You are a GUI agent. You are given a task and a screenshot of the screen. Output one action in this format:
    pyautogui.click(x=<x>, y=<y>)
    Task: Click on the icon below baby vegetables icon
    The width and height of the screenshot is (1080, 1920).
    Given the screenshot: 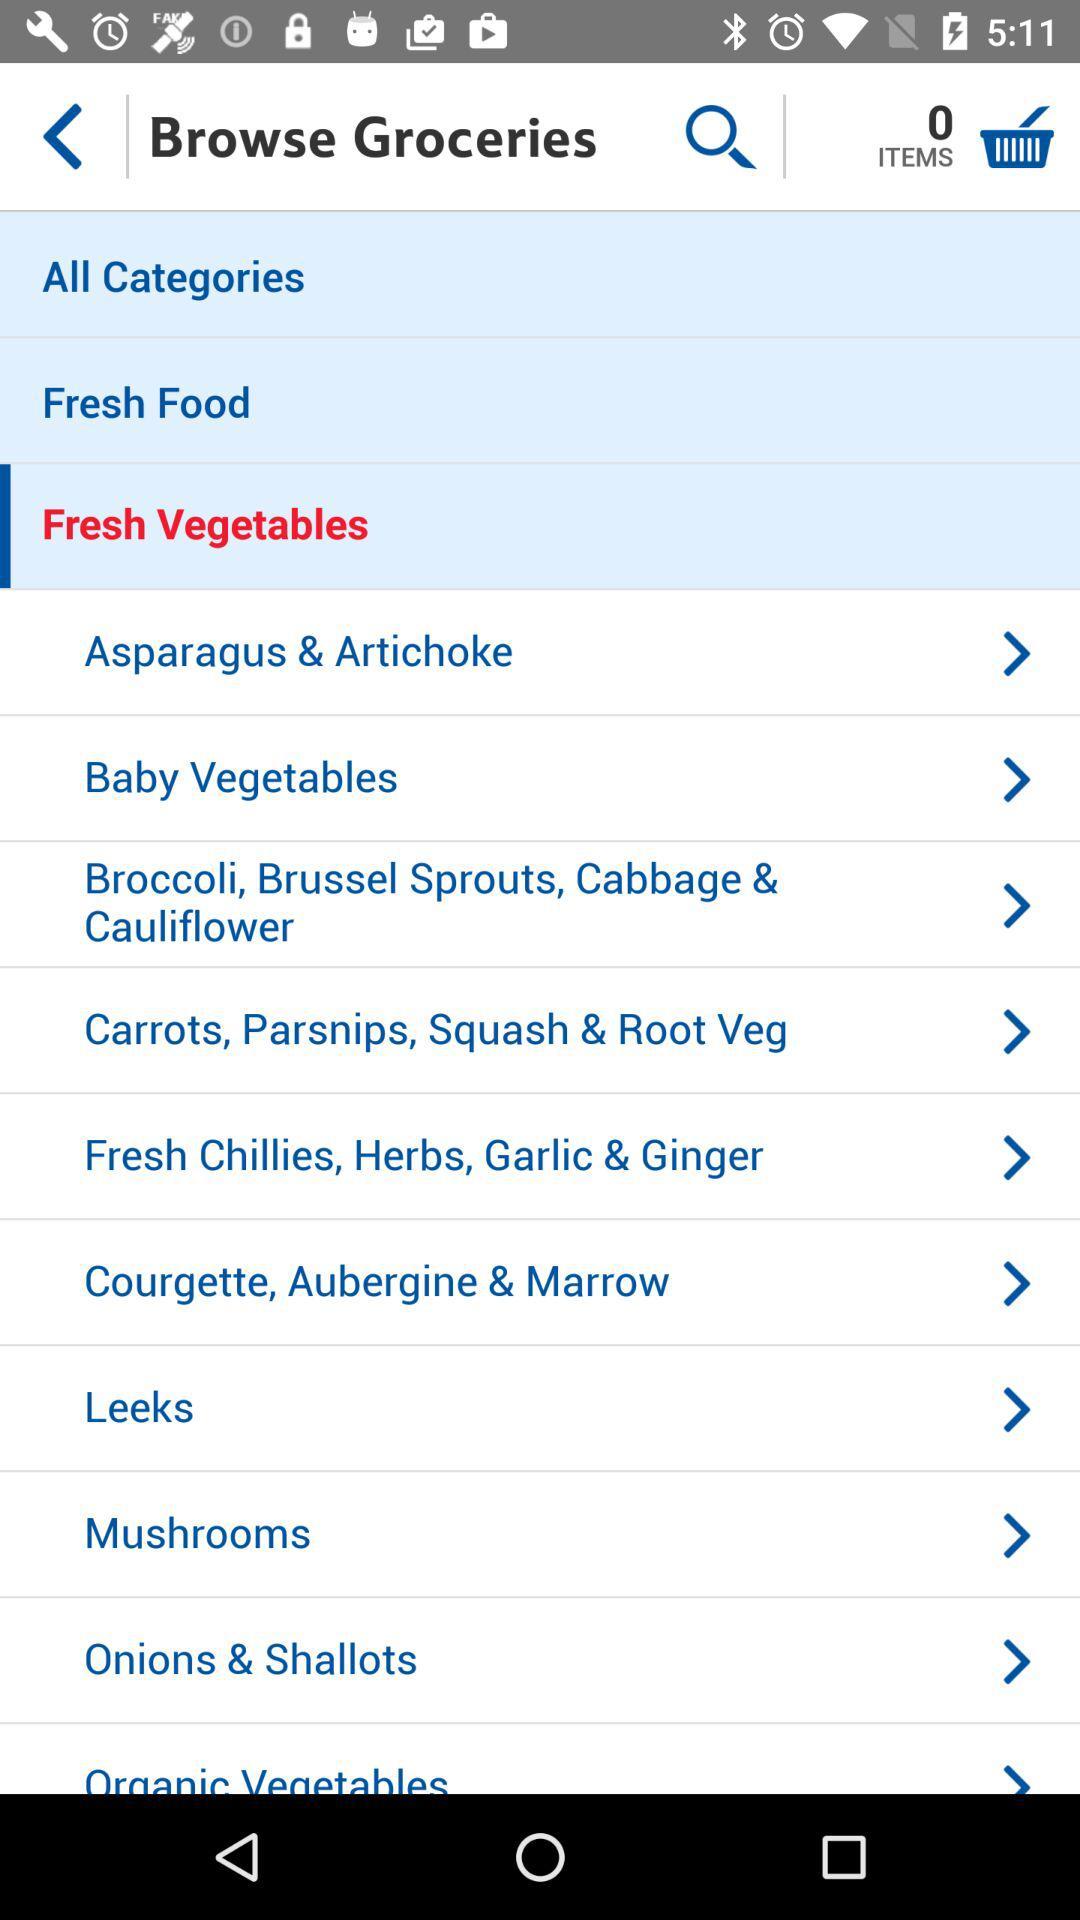 What is the action you would take?
    pyautogui.click(x=540, y=904)
    